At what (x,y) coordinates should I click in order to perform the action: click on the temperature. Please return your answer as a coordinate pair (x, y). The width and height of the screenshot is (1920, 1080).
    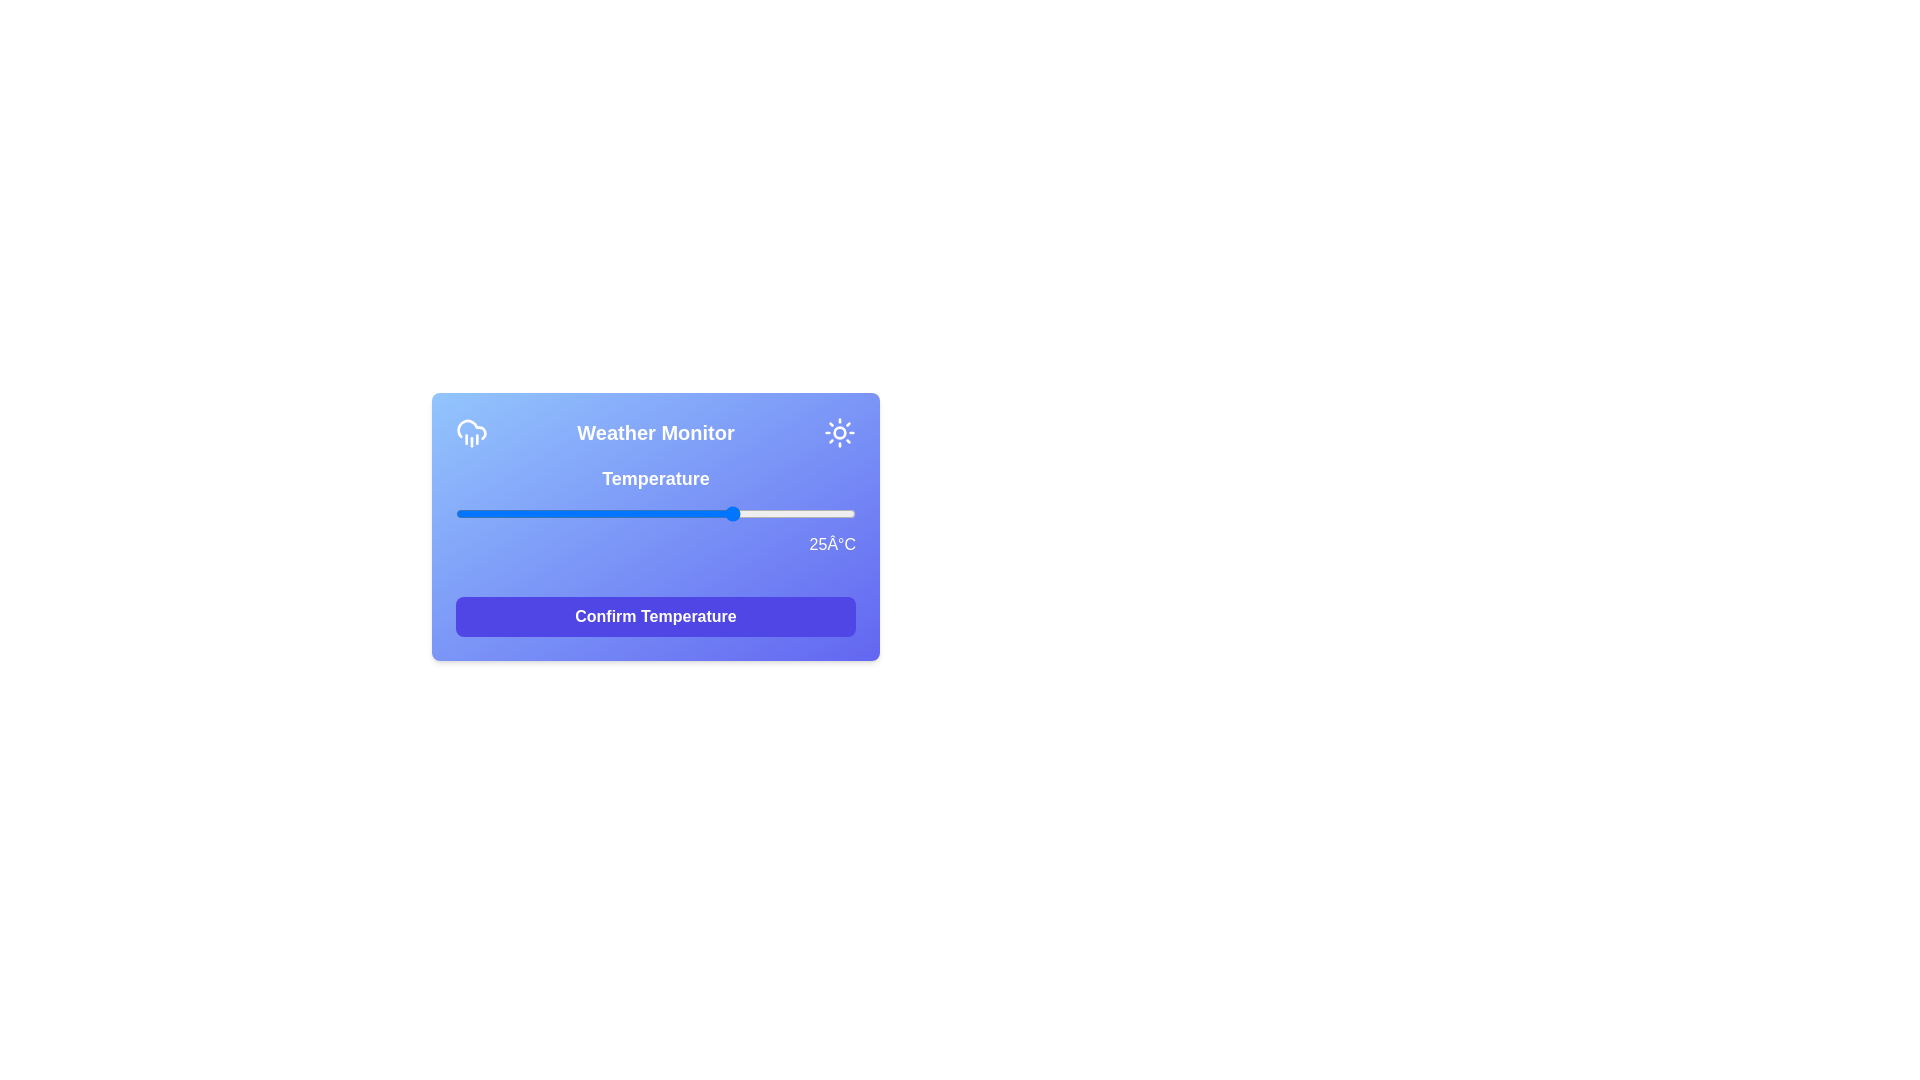
    Looking at the image, I should click on (782, 512).